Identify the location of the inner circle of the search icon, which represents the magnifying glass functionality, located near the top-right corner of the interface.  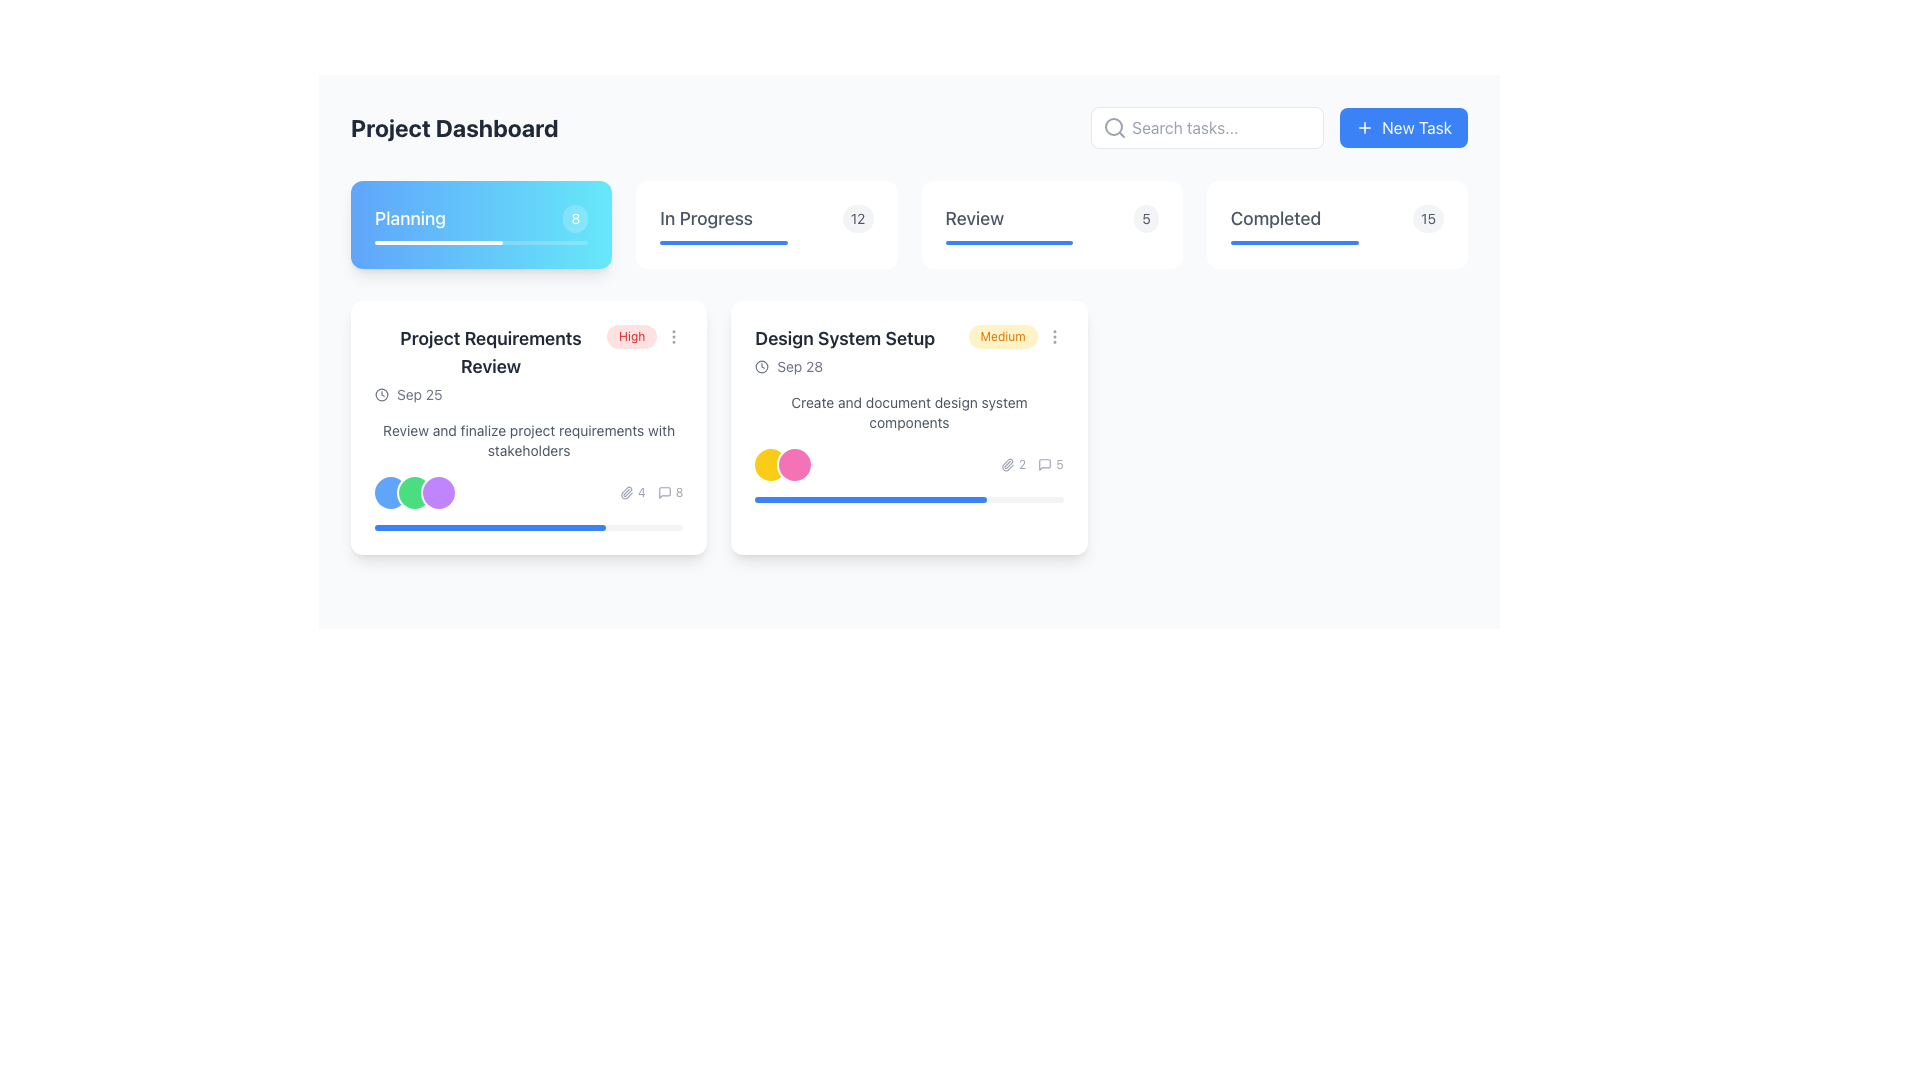
(1113, 127).